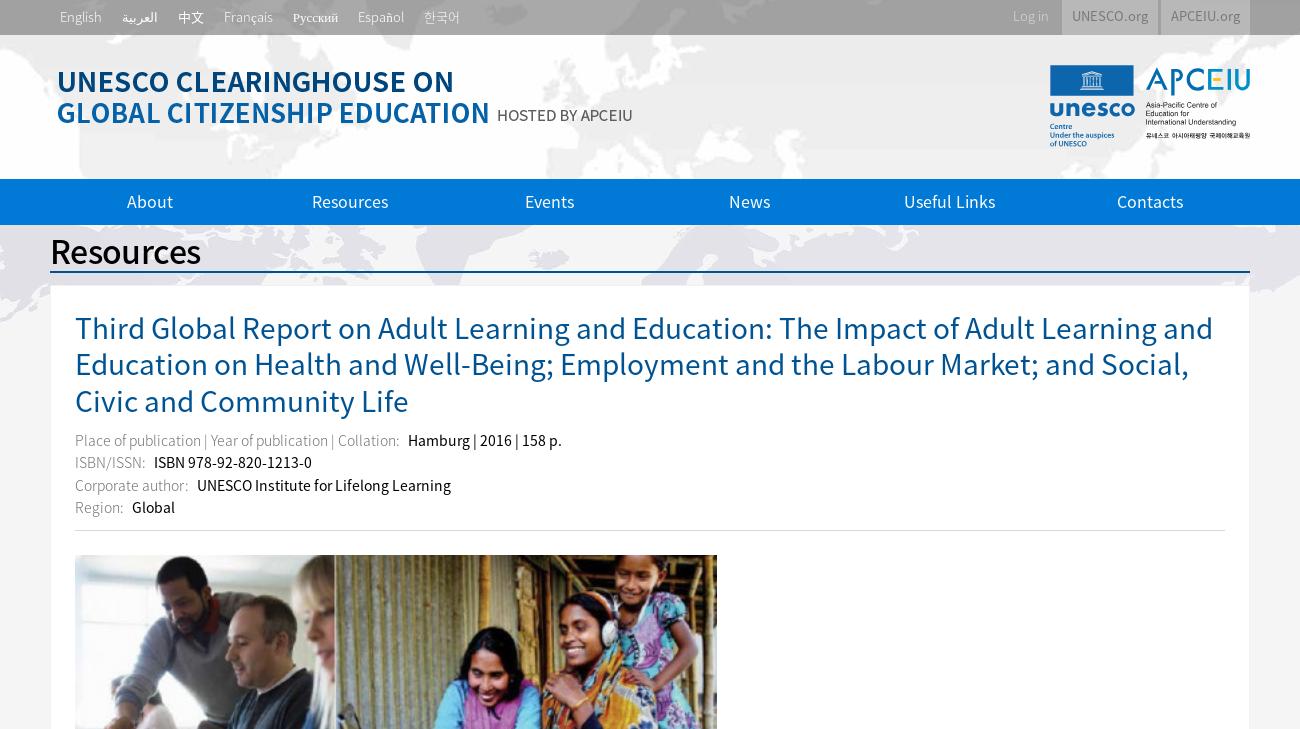 This screenshot has width=1300, height=729. Describe the element at coordinates (1108, 14) in the screenshot. I see `'UNESCO.org'` at that location.